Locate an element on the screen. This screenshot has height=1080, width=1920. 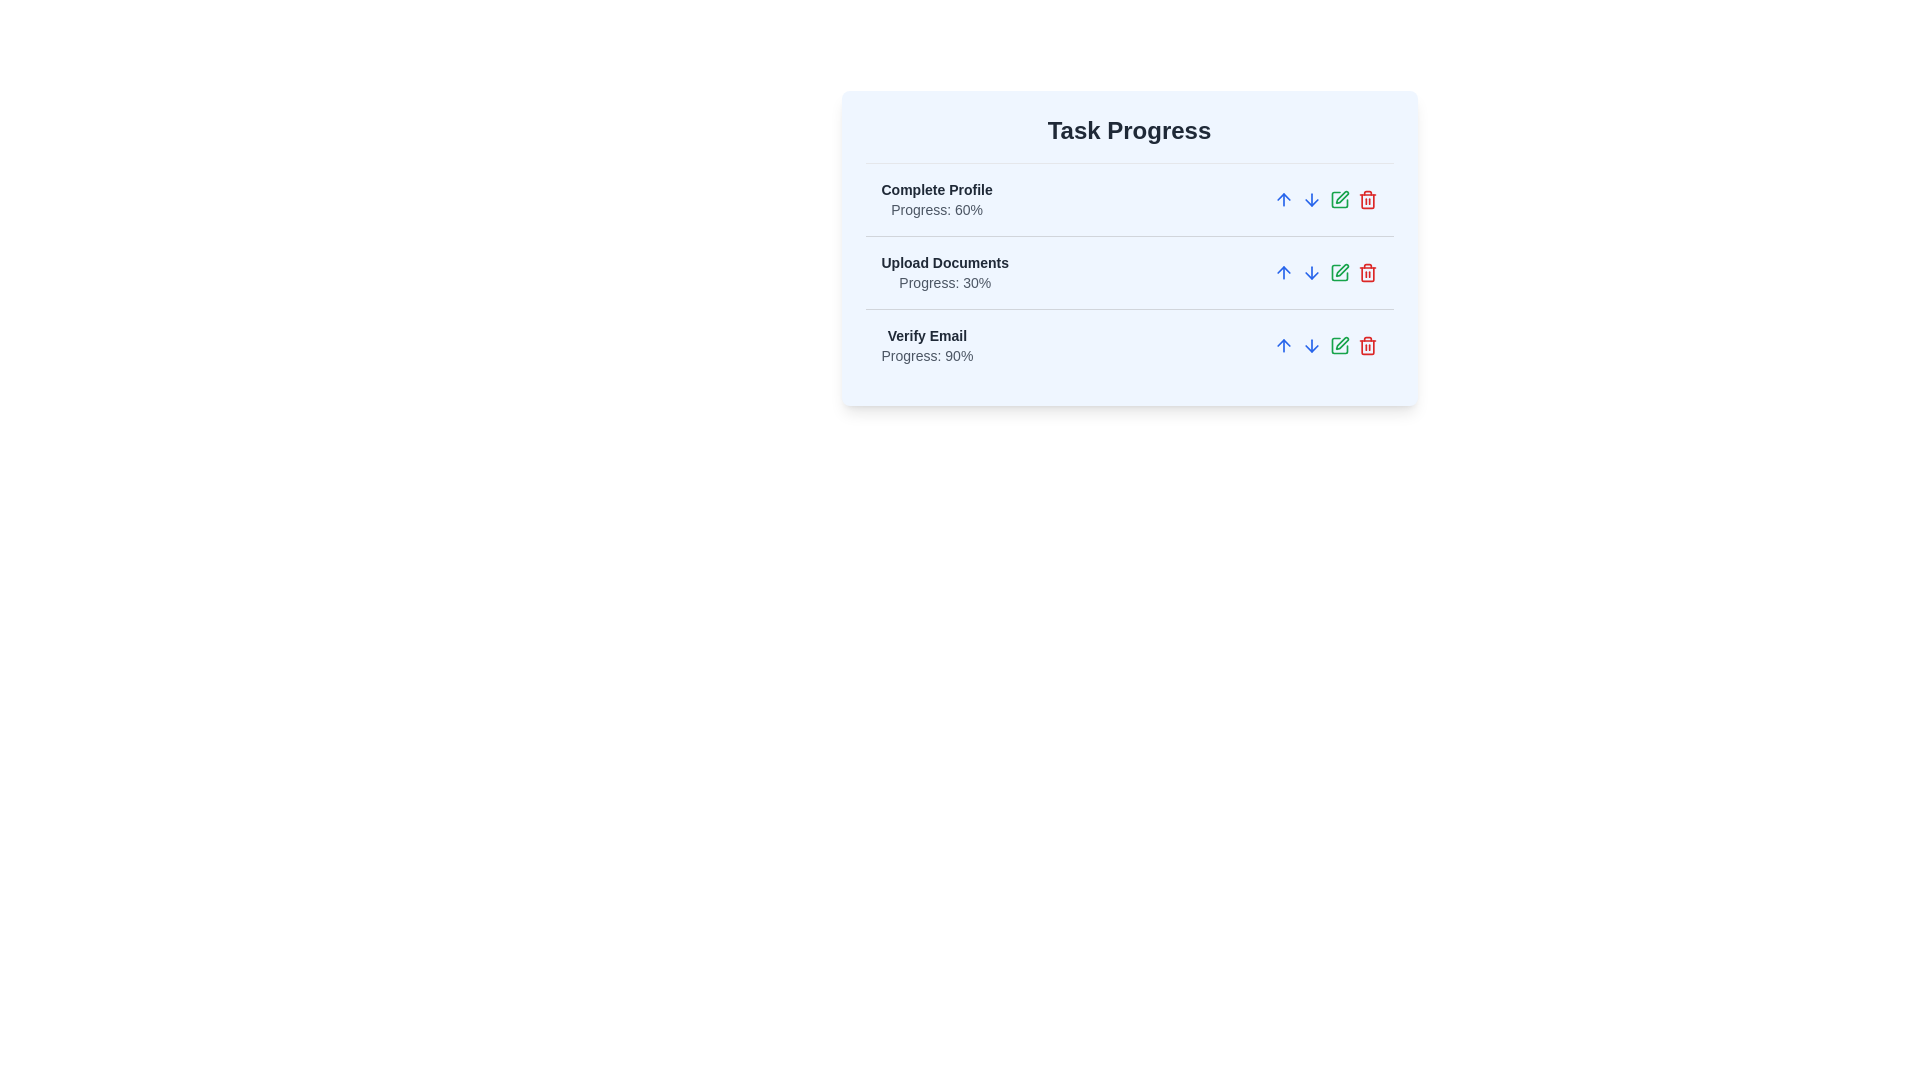
the 'delete' icon button, which is the third action element in the last row of the task progress list is located at coordinates (1366, 346).